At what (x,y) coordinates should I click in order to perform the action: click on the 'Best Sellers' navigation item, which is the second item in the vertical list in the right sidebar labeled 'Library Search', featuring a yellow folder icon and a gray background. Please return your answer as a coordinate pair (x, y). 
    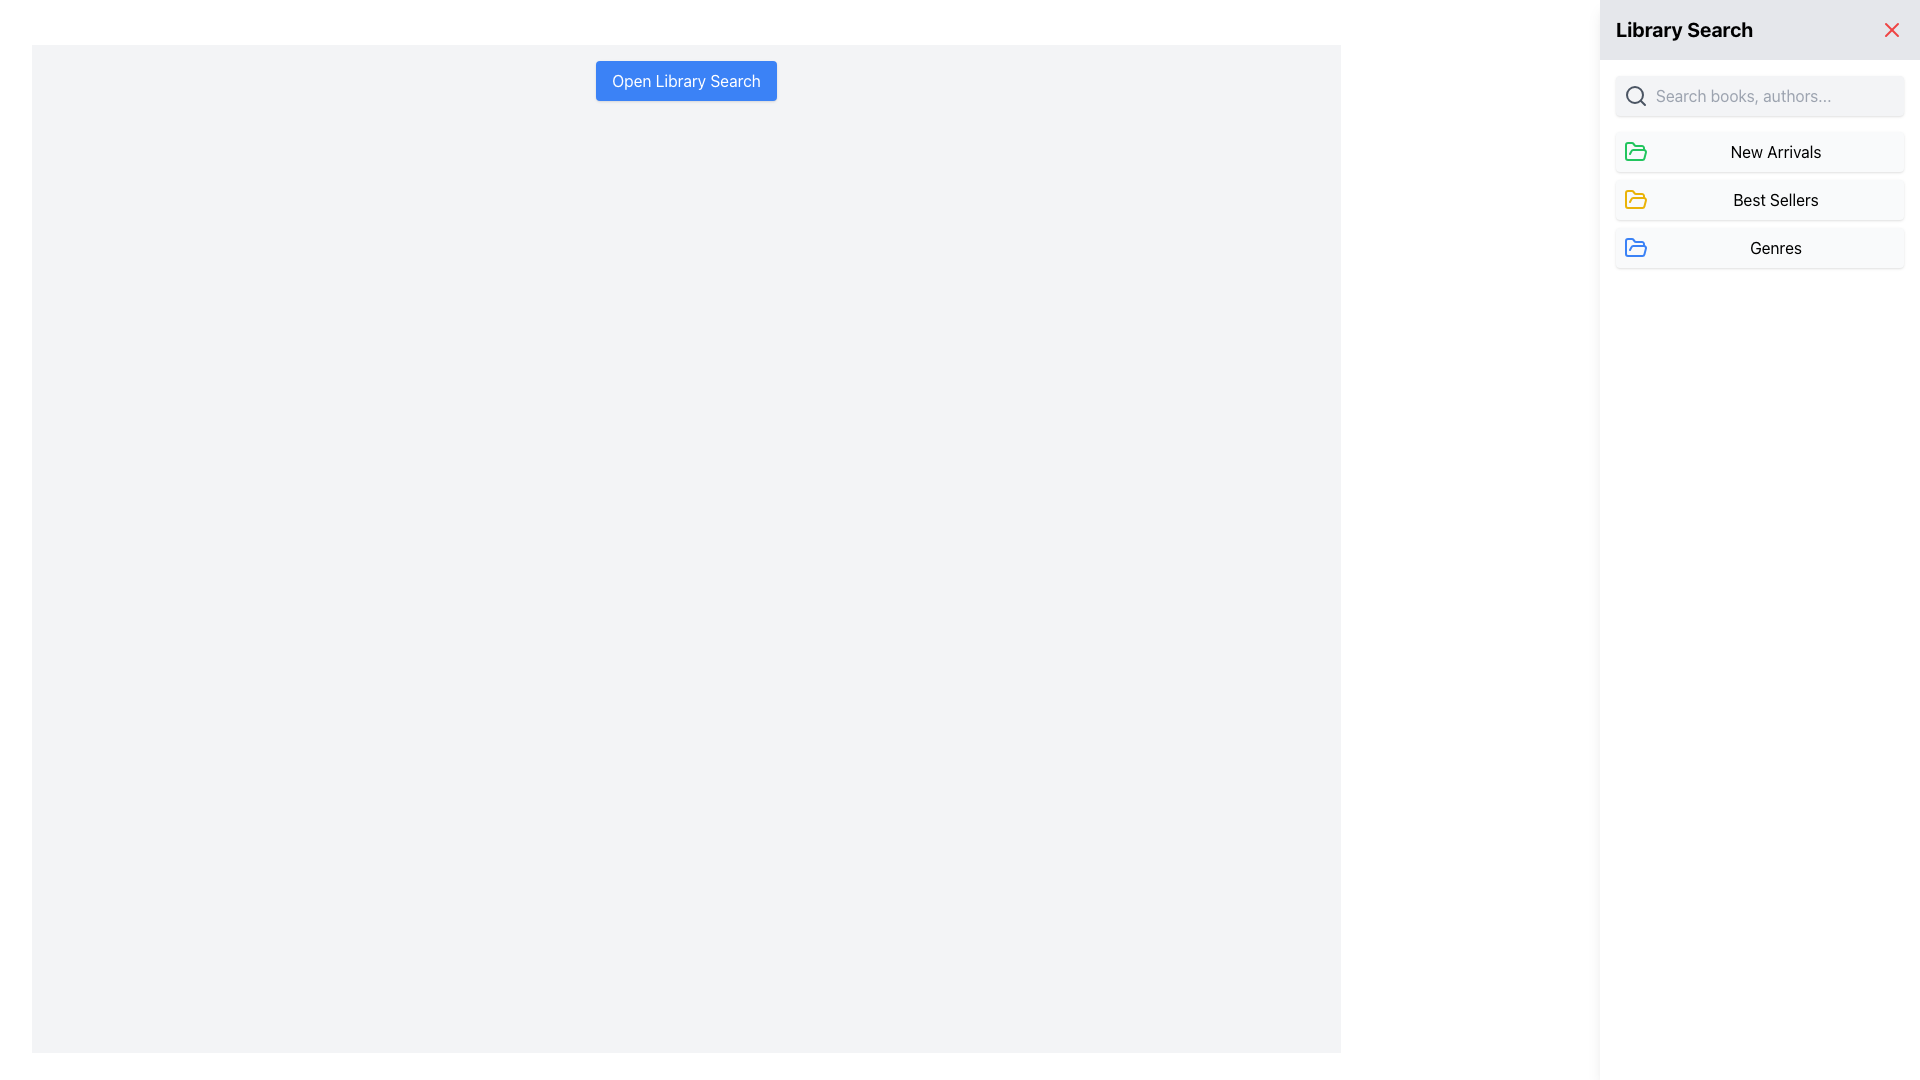
    Looking at the image, I should click on (1760, 200).